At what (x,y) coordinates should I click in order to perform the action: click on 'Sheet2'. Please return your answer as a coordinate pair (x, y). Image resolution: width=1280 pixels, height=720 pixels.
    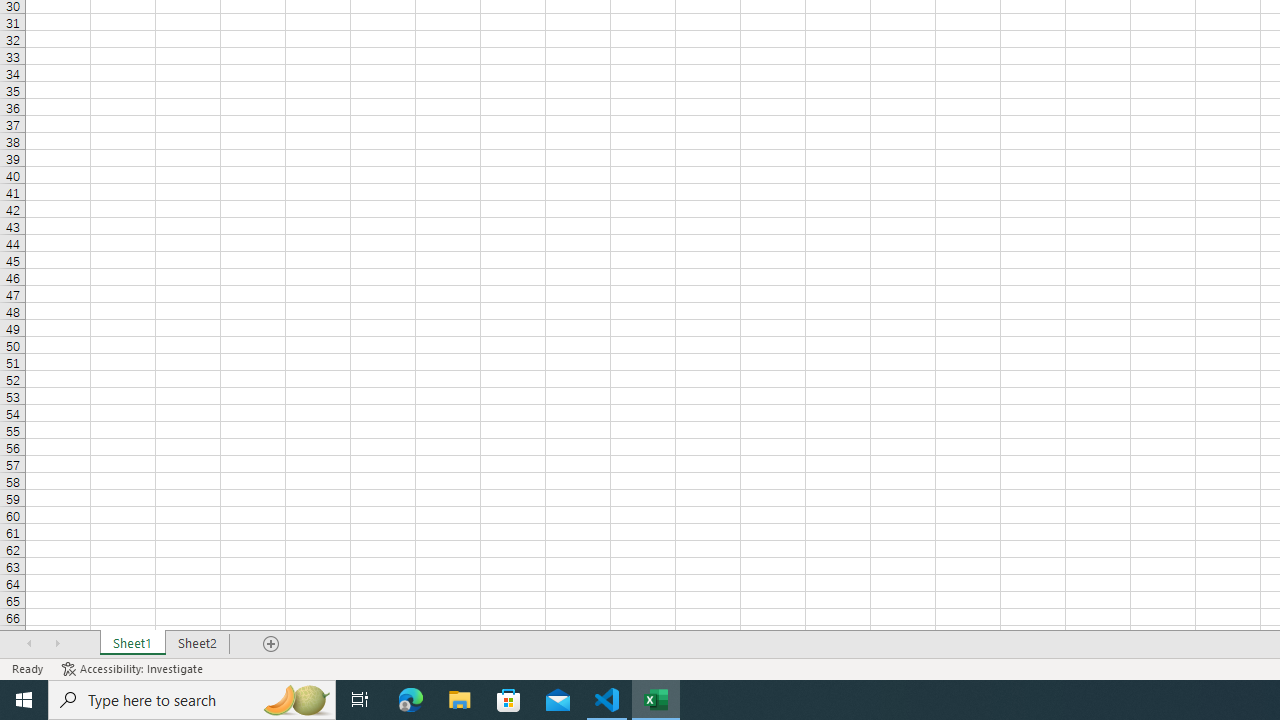
    Looking at the image, I should click on (197, 644).